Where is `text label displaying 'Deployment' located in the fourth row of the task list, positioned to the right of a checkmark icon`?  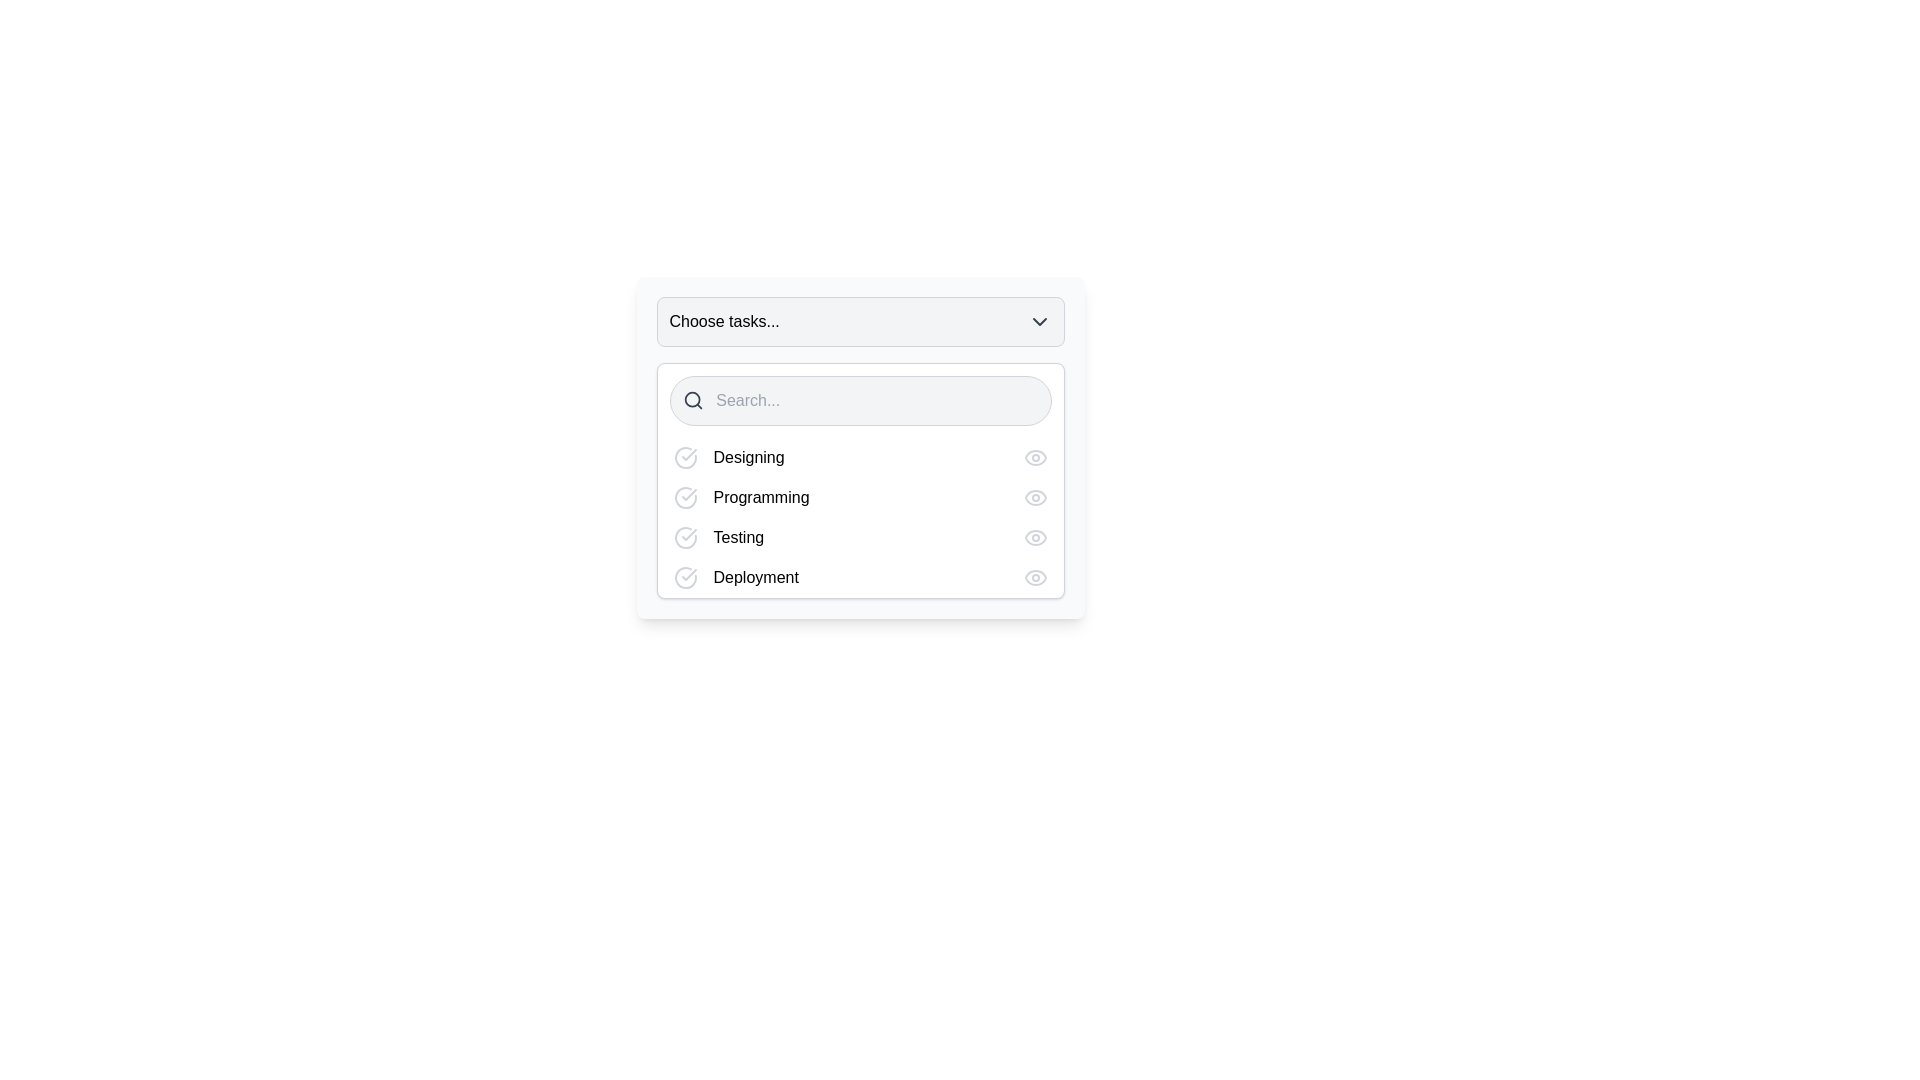
text label displaying 'Deployment' located in the fourth row of the task list, positioned to the right of a checkmark icon is located at coordinates (755, 578).